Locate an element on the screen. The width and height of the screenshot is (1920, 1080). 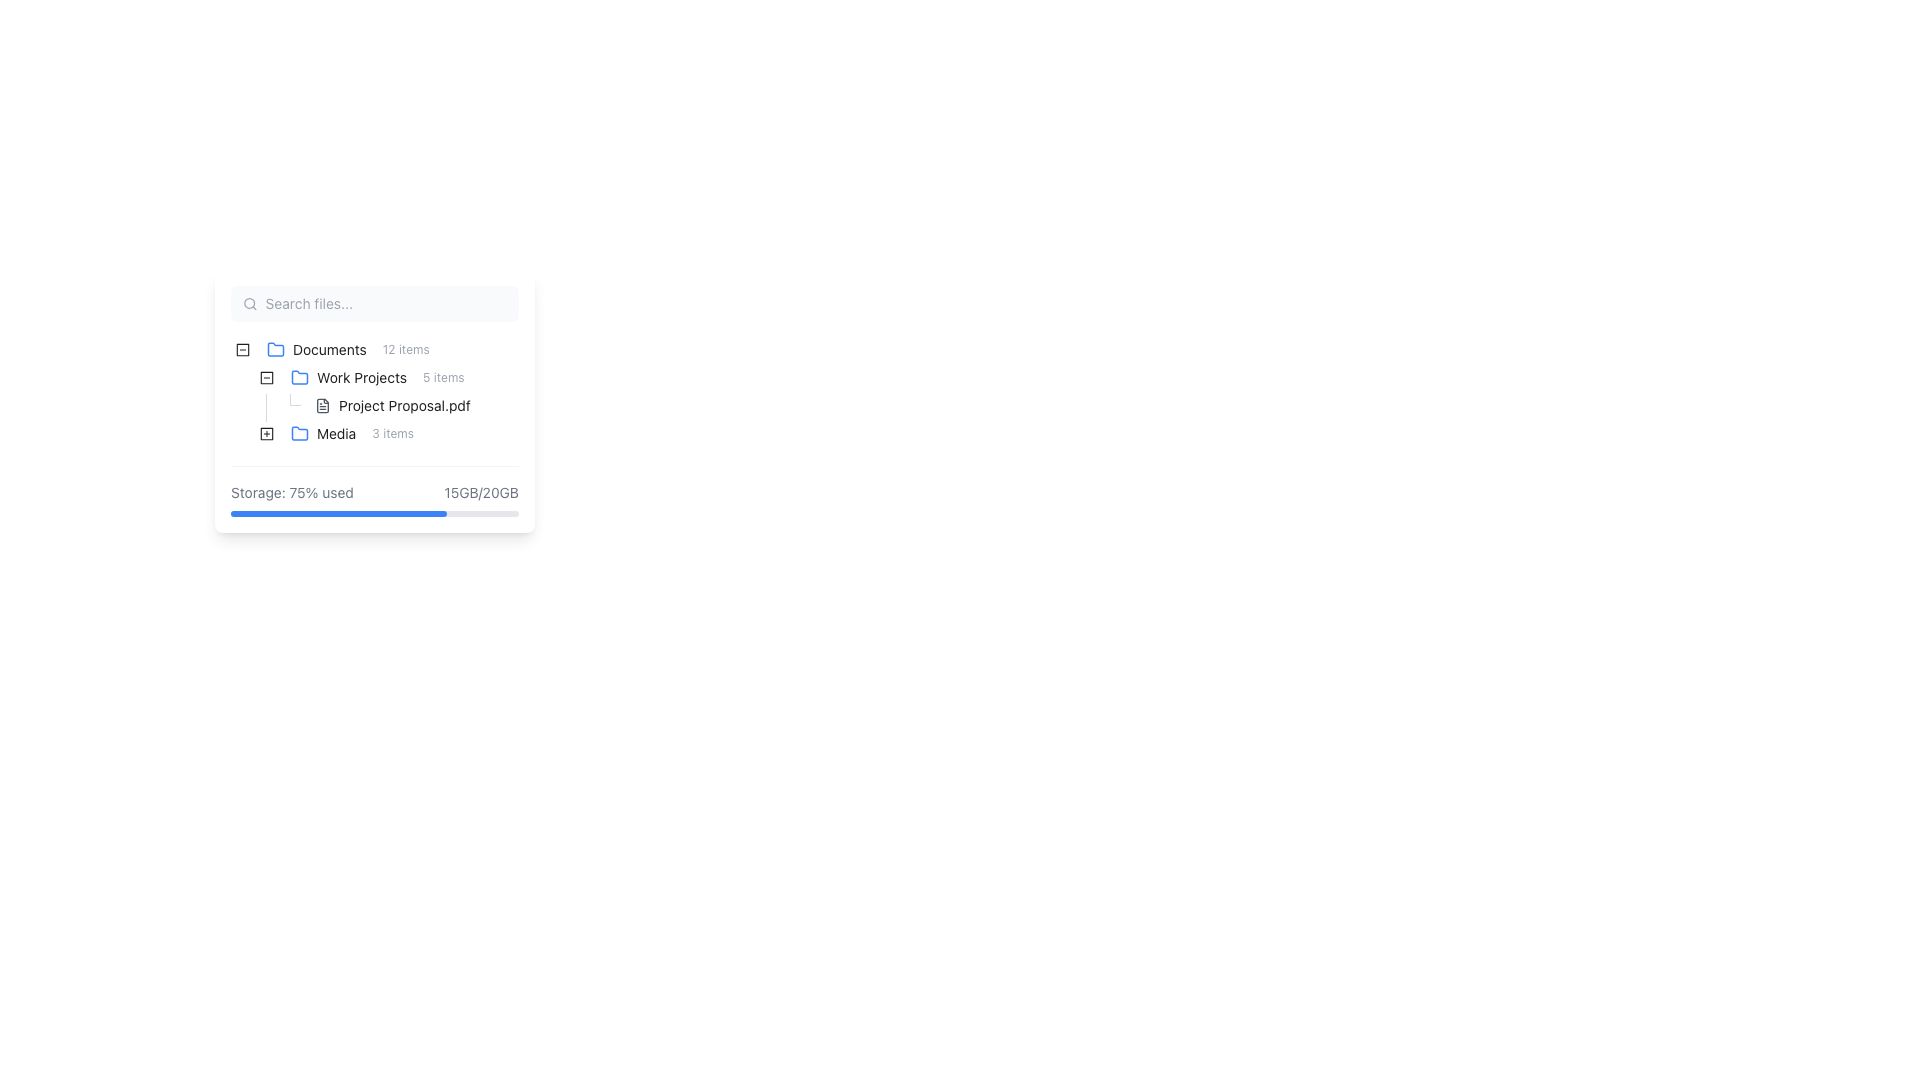
the folder icon representing 'Documents' is located at coordinates (274, 349).